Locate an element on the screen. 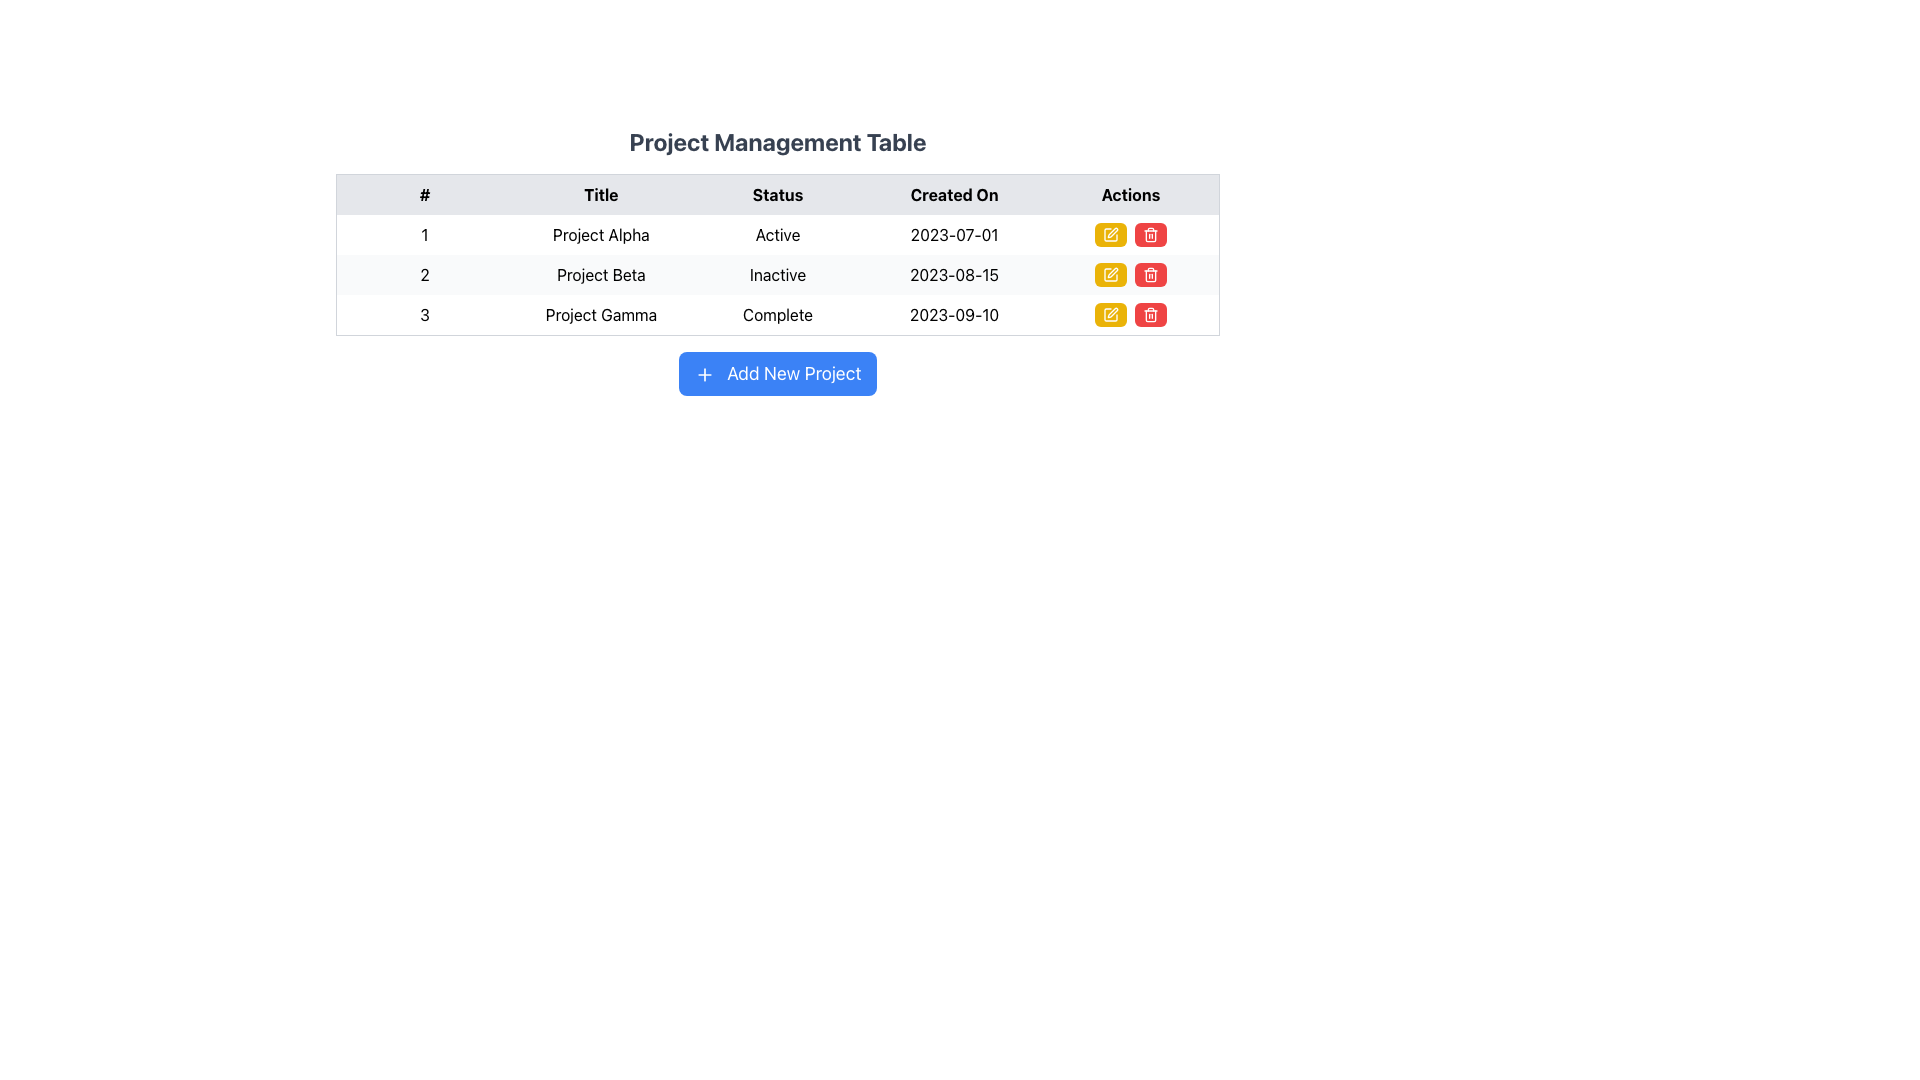  the 'Status' text label, which is a bold text centered within a light gray rectangular background in the header of the table is located at coordinates (776, 194).